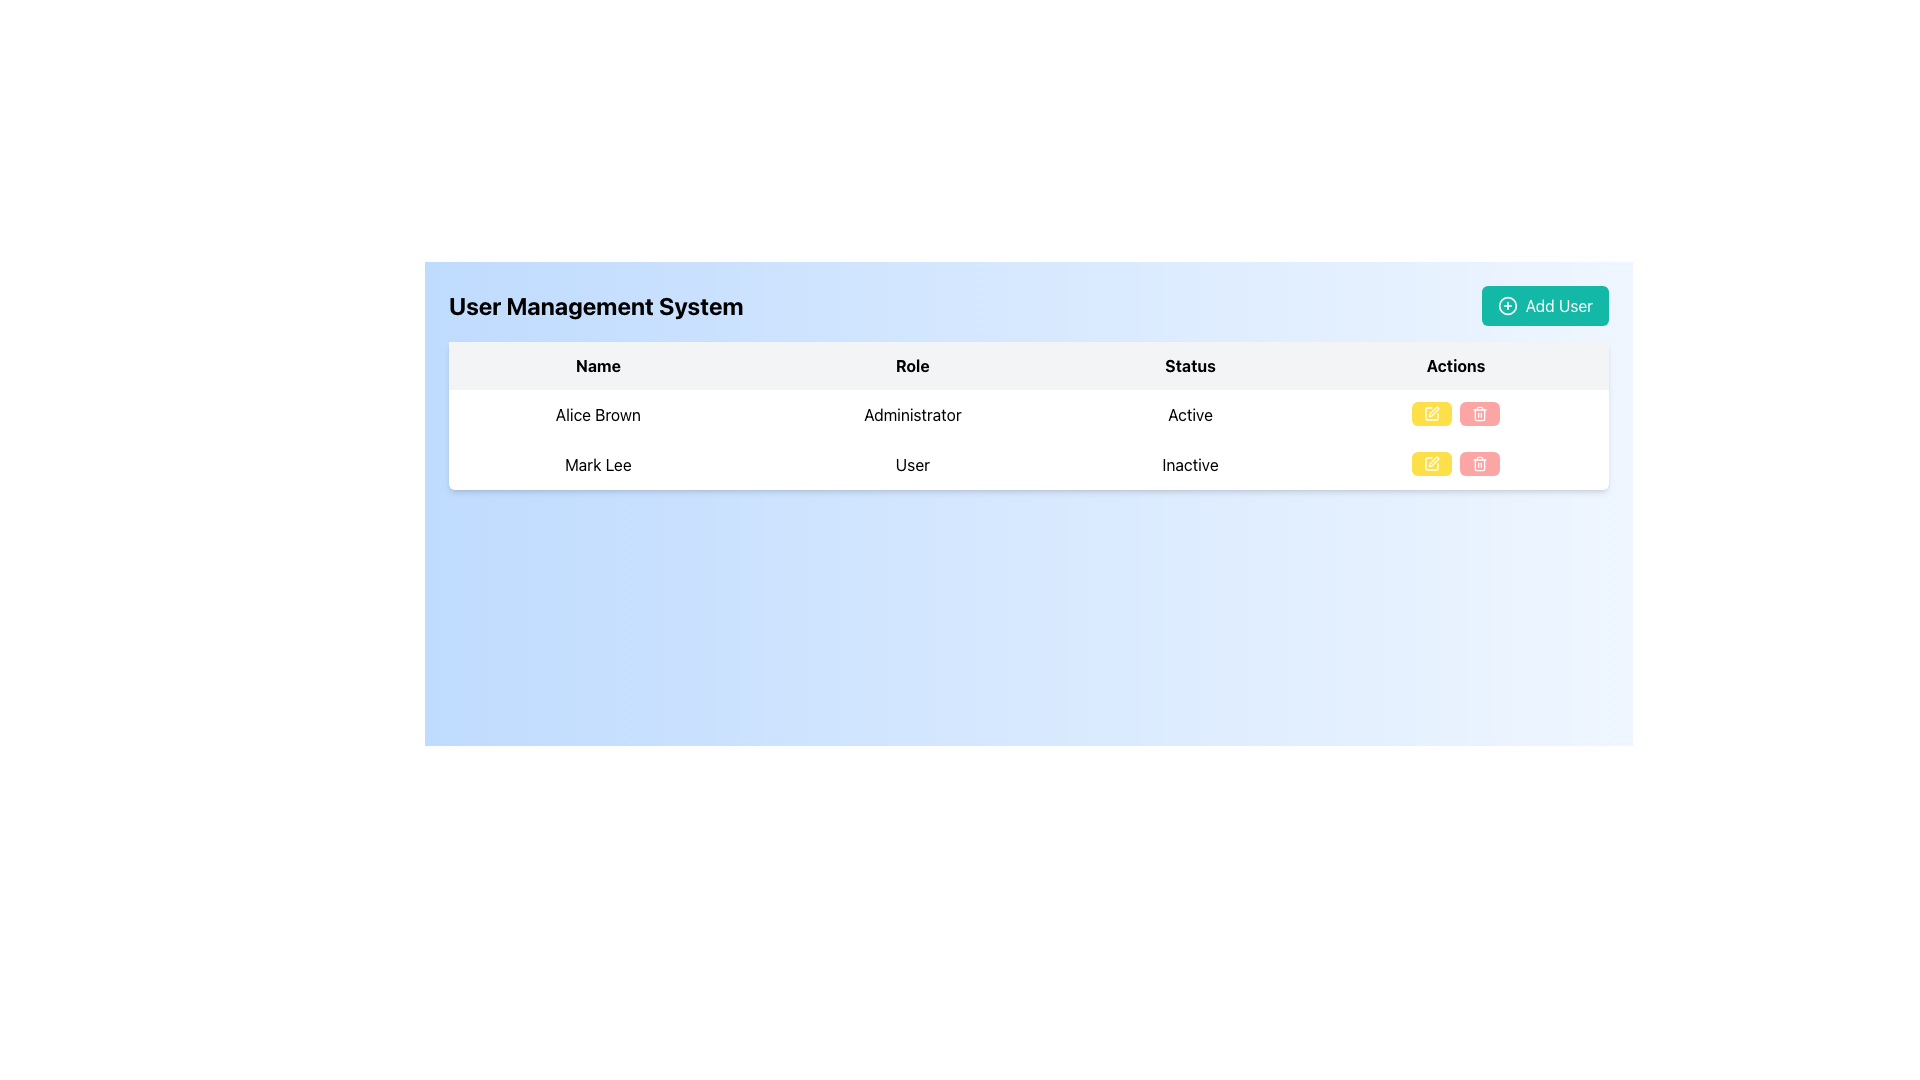 The width and height of the screenshot is (1920, 1080). I want to click on the delete button located in the Actions column of the table to initiate the delete action for the user 'Mark Lee', so click(1479, 463).